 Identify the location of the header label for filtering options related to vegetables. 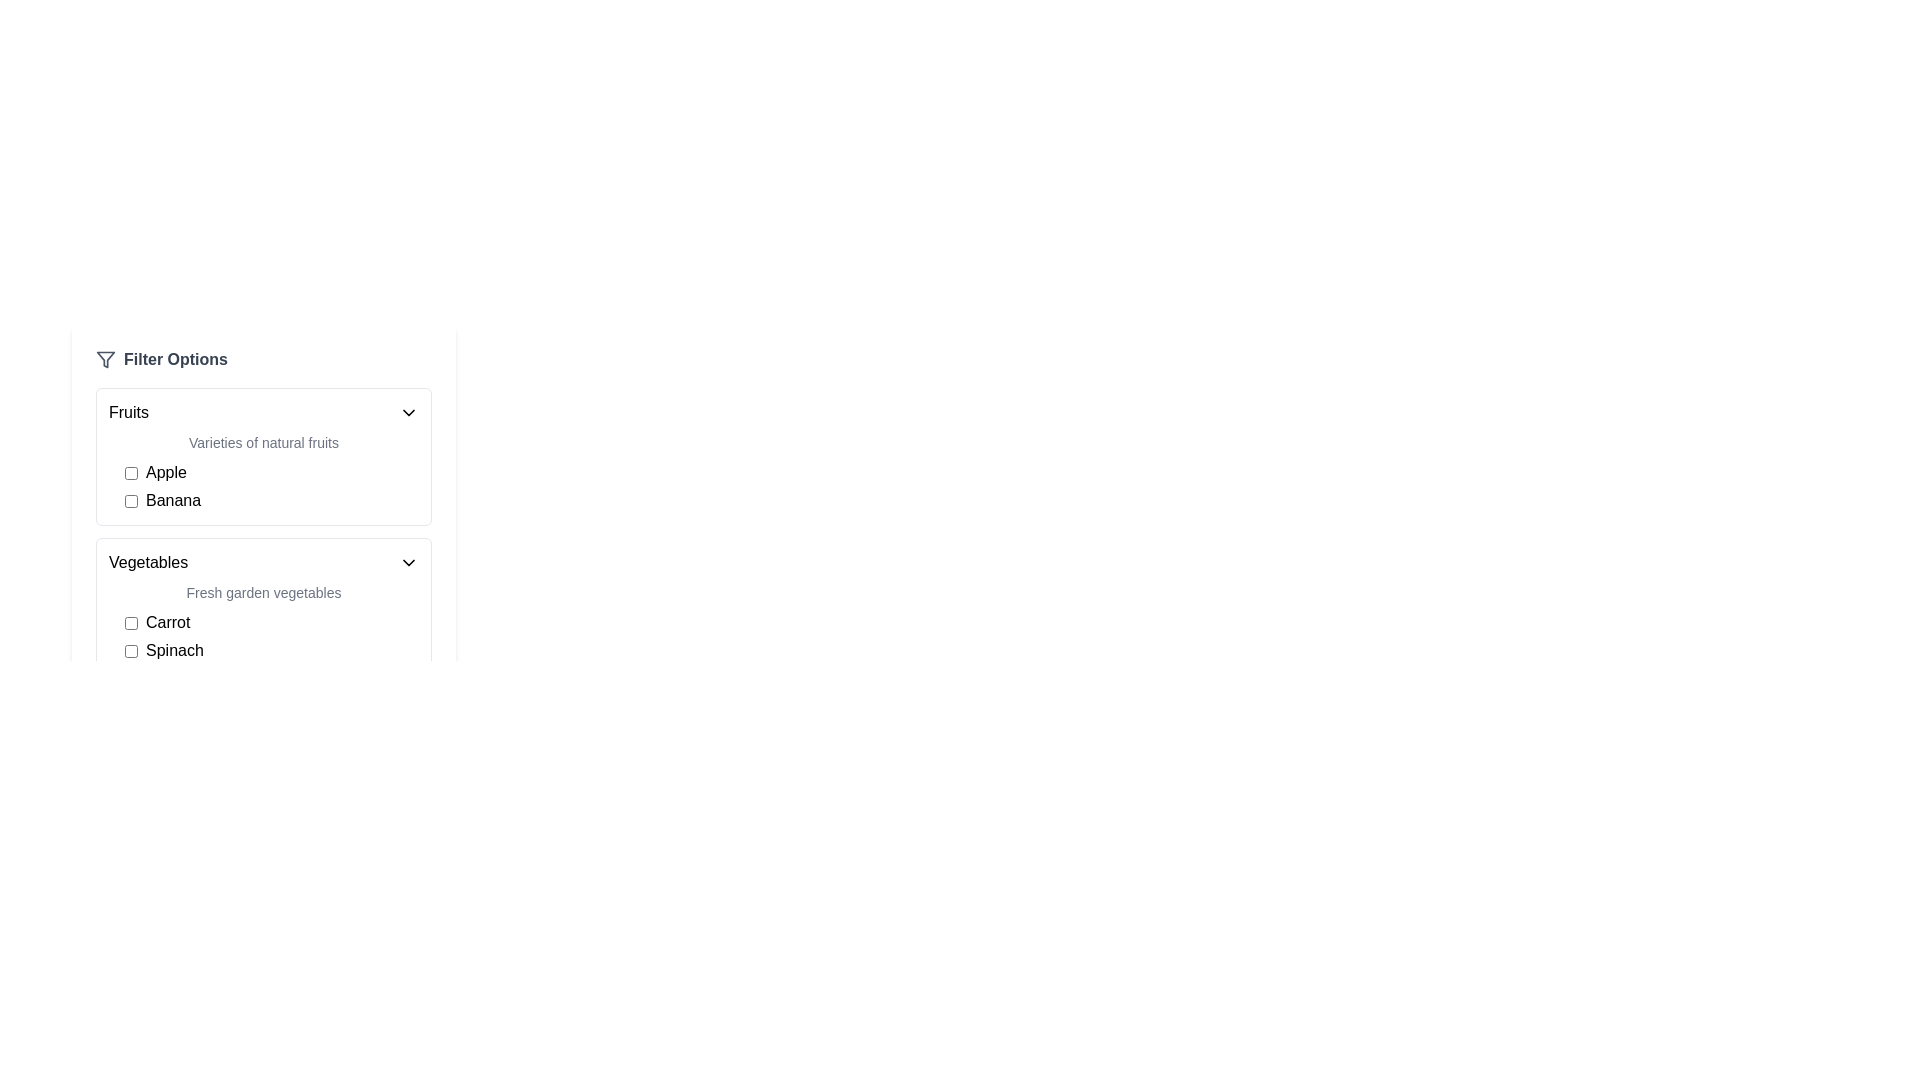
(147, 563).